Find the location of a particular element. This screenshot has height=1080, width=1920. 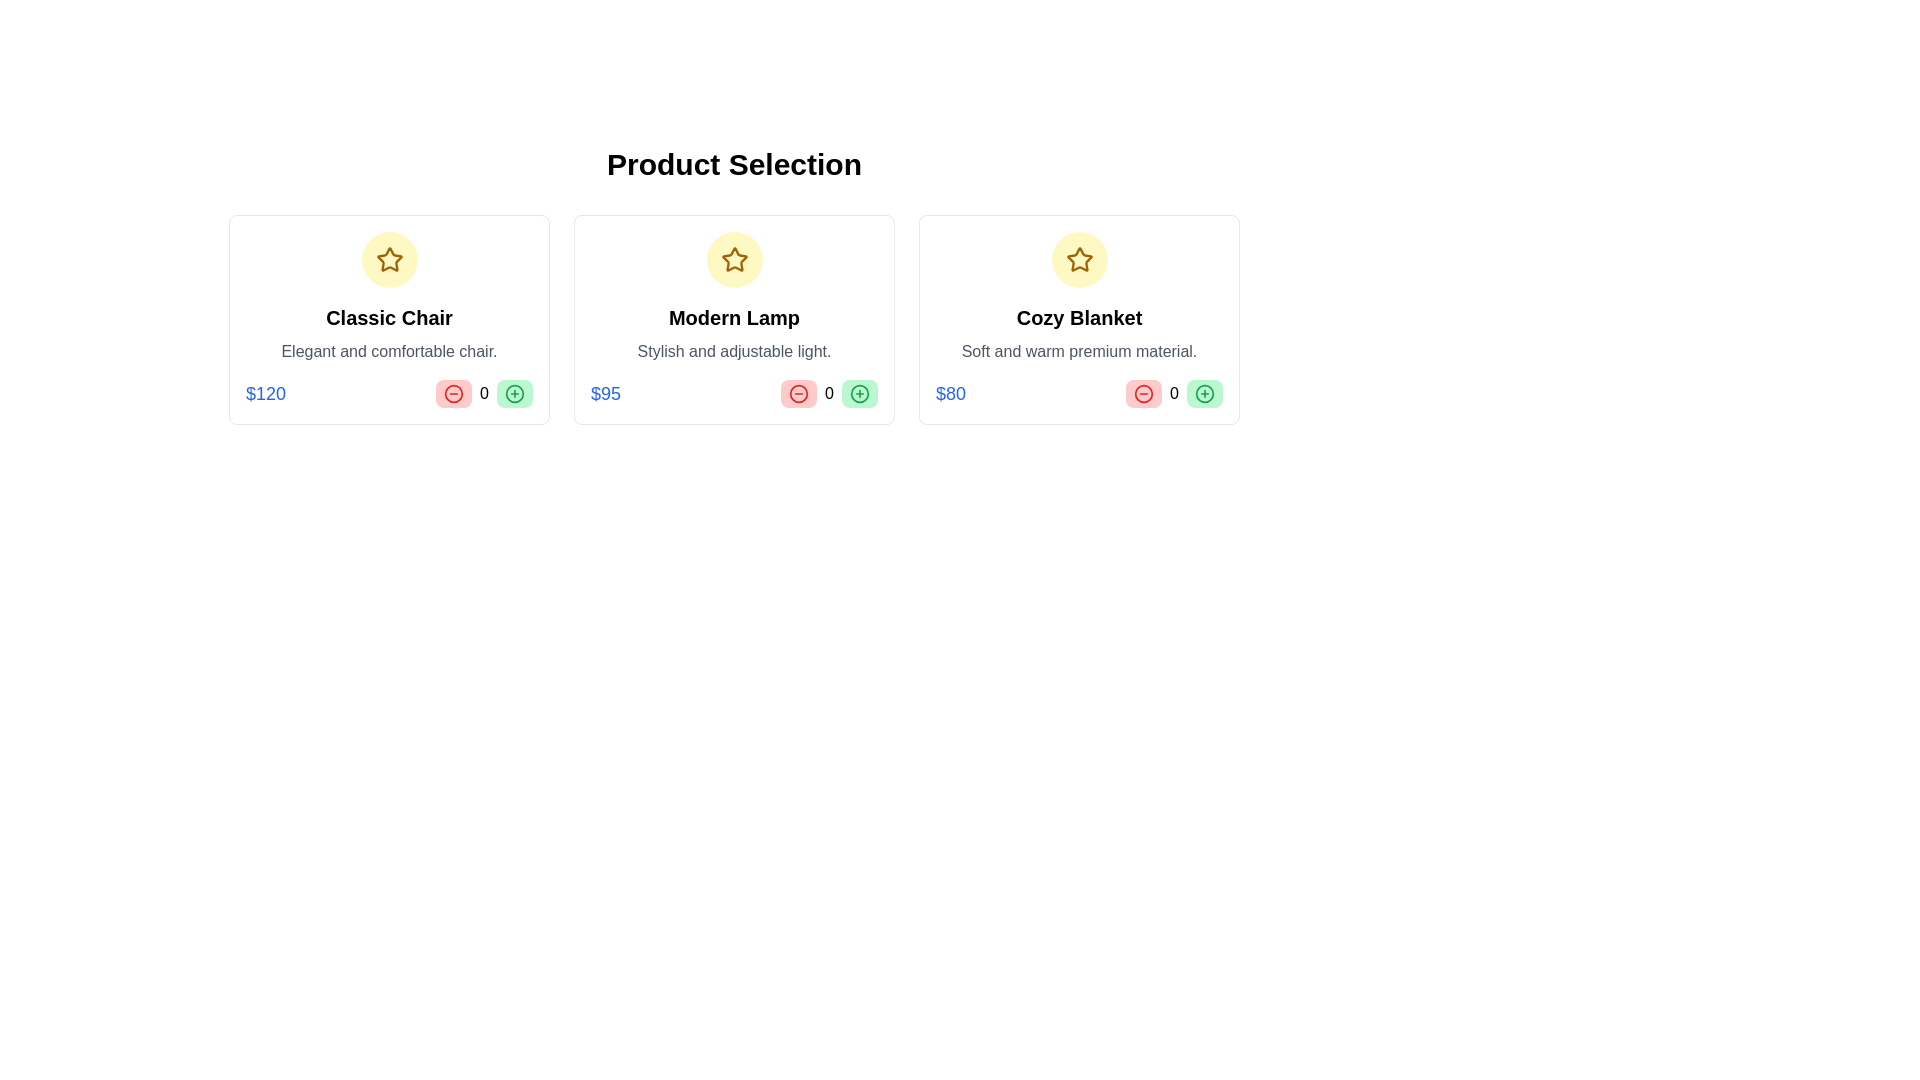

the circle SVG graphical element located in the Modern Lamp product card, which serves as a potential button or indicator is located at coordinates (859, 393).